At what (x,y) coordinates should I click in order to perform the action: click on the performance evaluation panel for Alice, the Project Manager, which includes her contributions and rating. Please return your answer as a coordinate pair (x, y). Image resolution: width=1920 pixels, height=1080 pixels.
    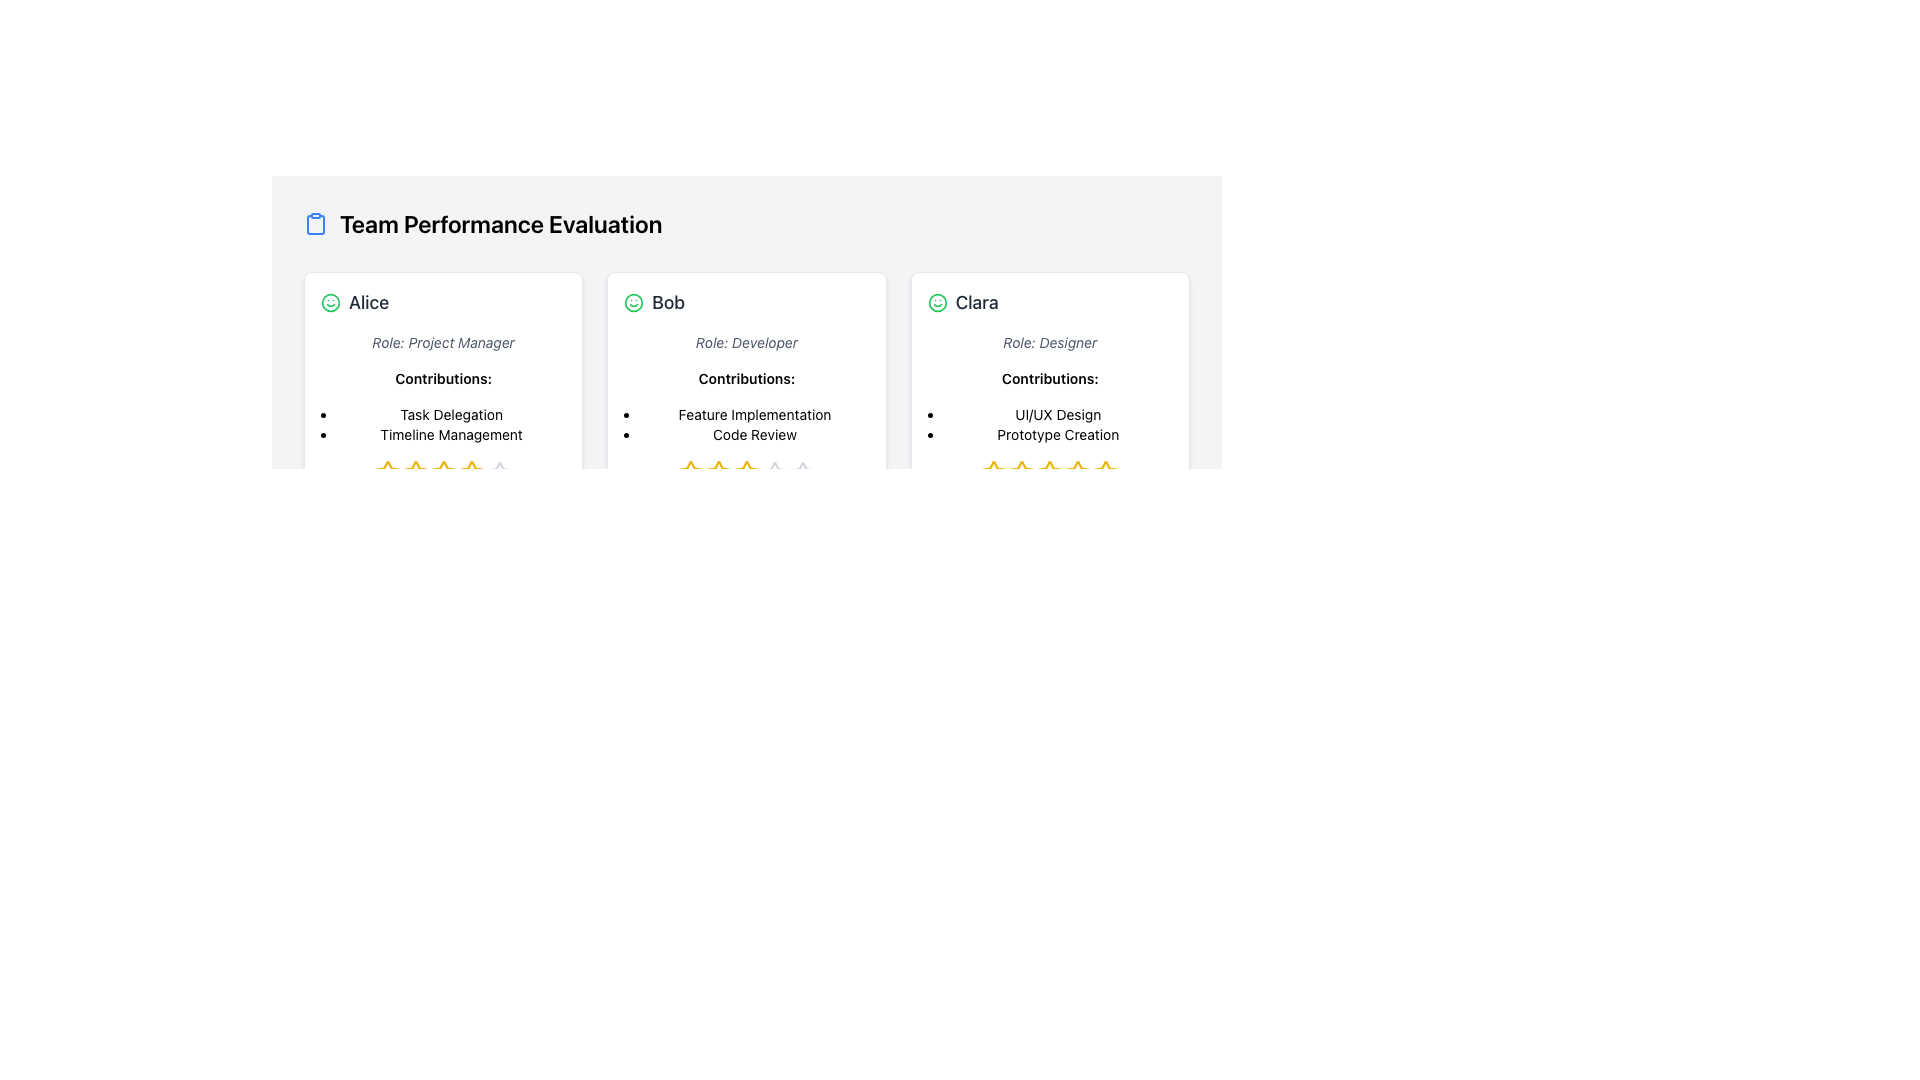
    Looking at the image, I should click on (442, 402).